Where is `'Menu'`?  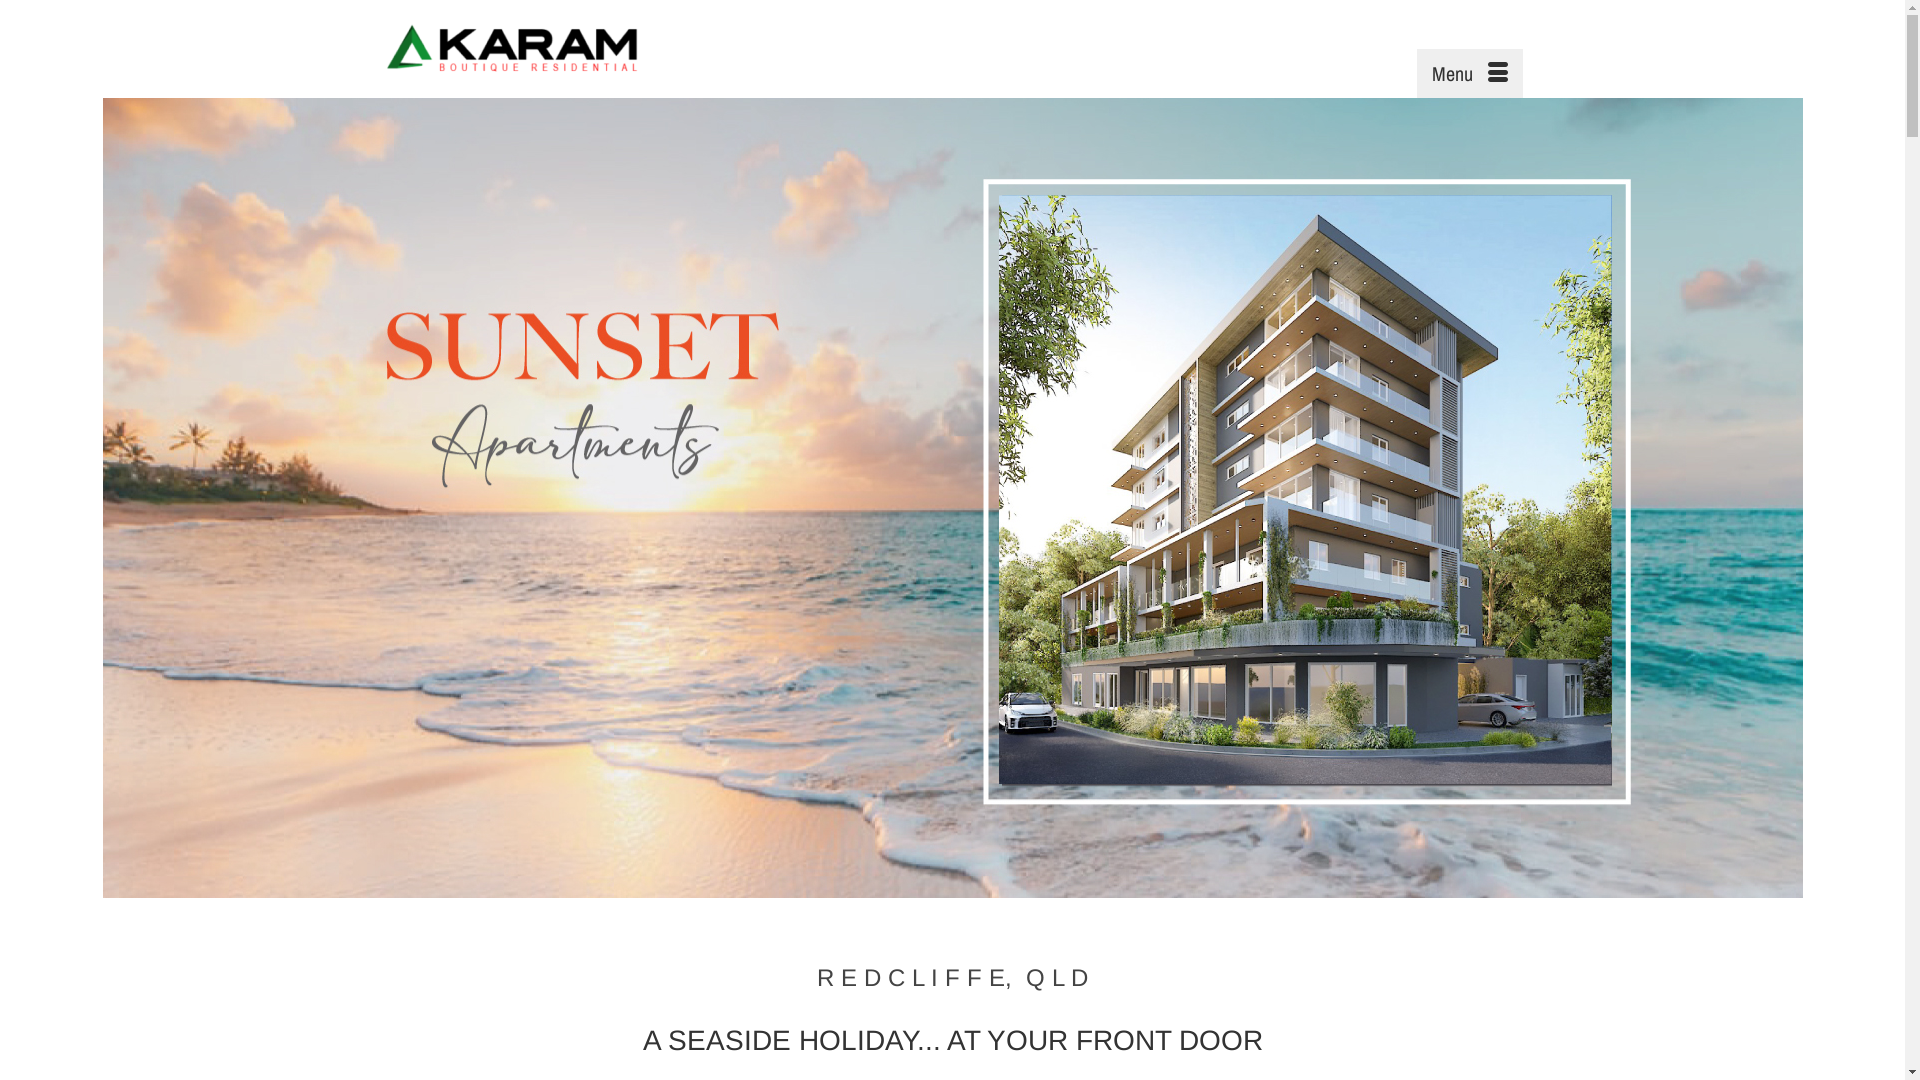 'Menu' is located at coordinates (1415, 72).